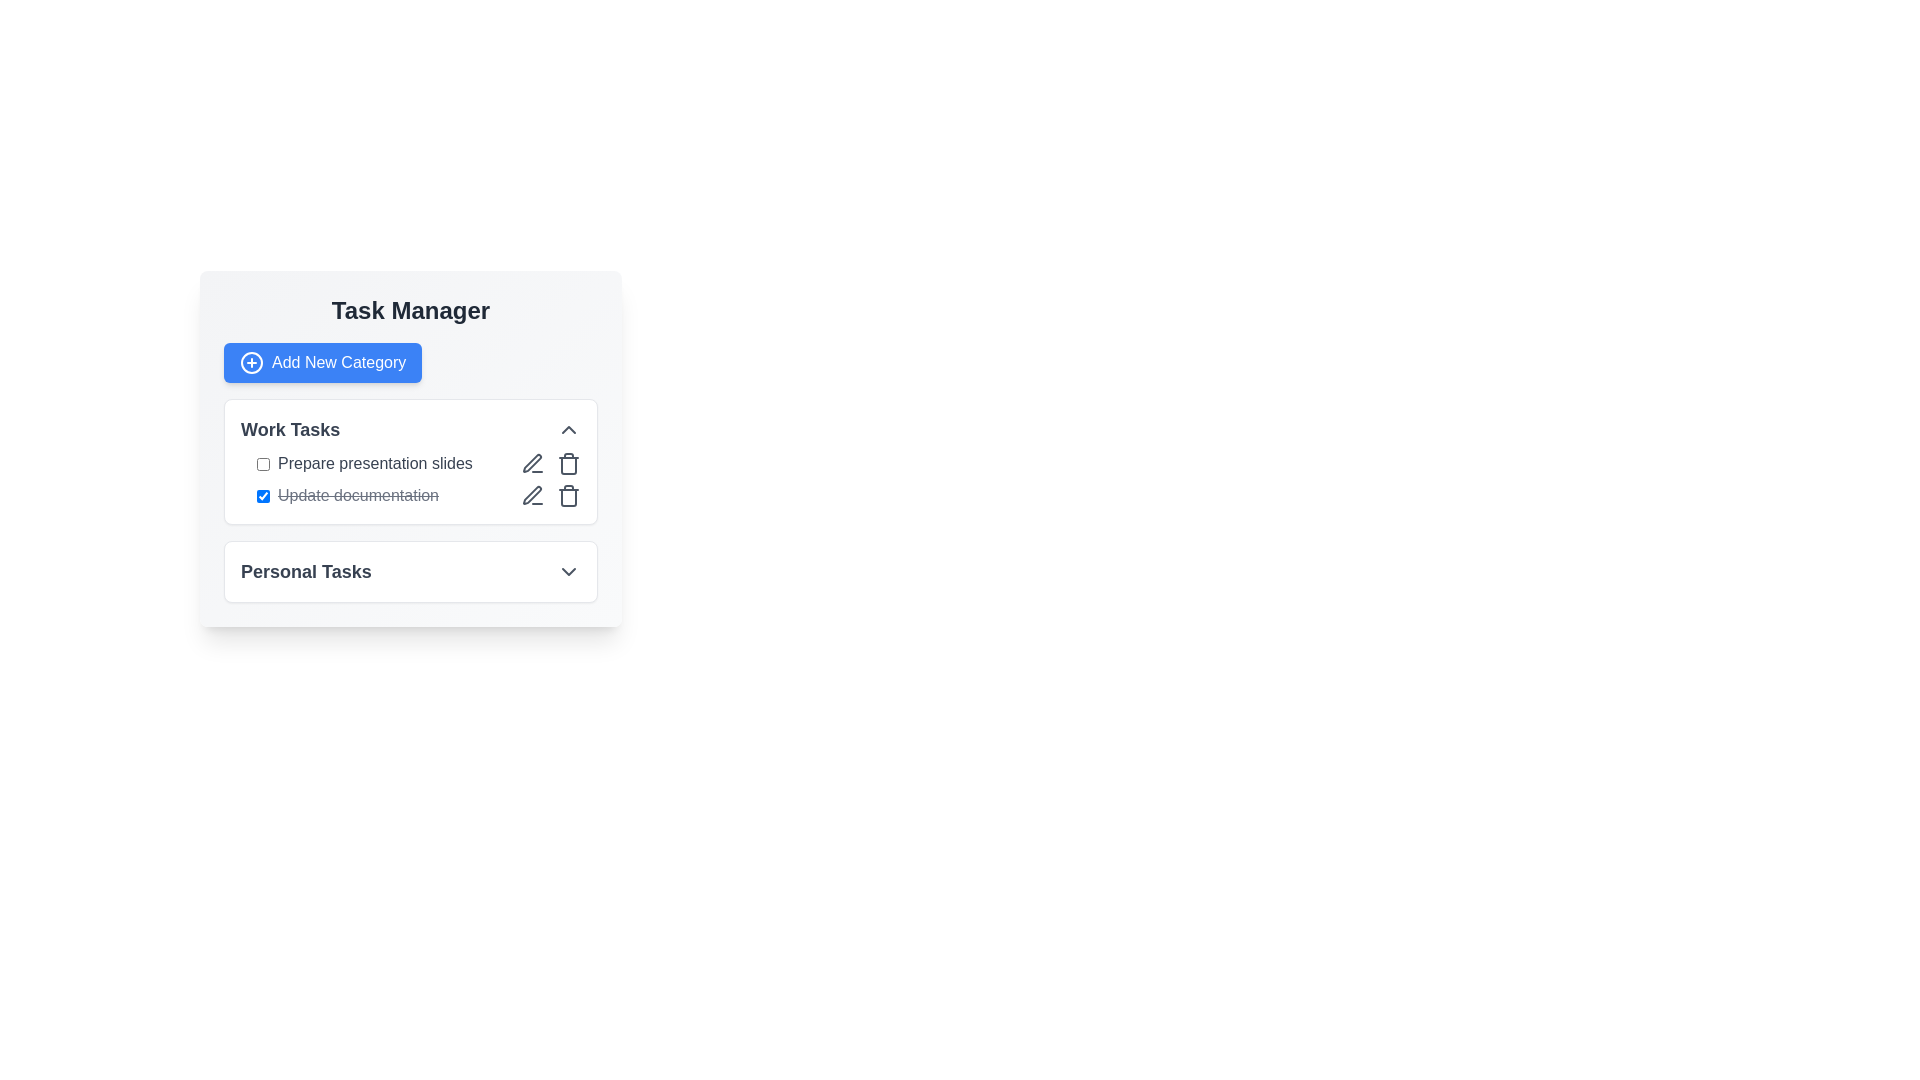 The image size is (1920, 1080). What do you see at coordinates (417, 495) in the screenshot?
I see `the completed task label` at bounding box center [417, 495].